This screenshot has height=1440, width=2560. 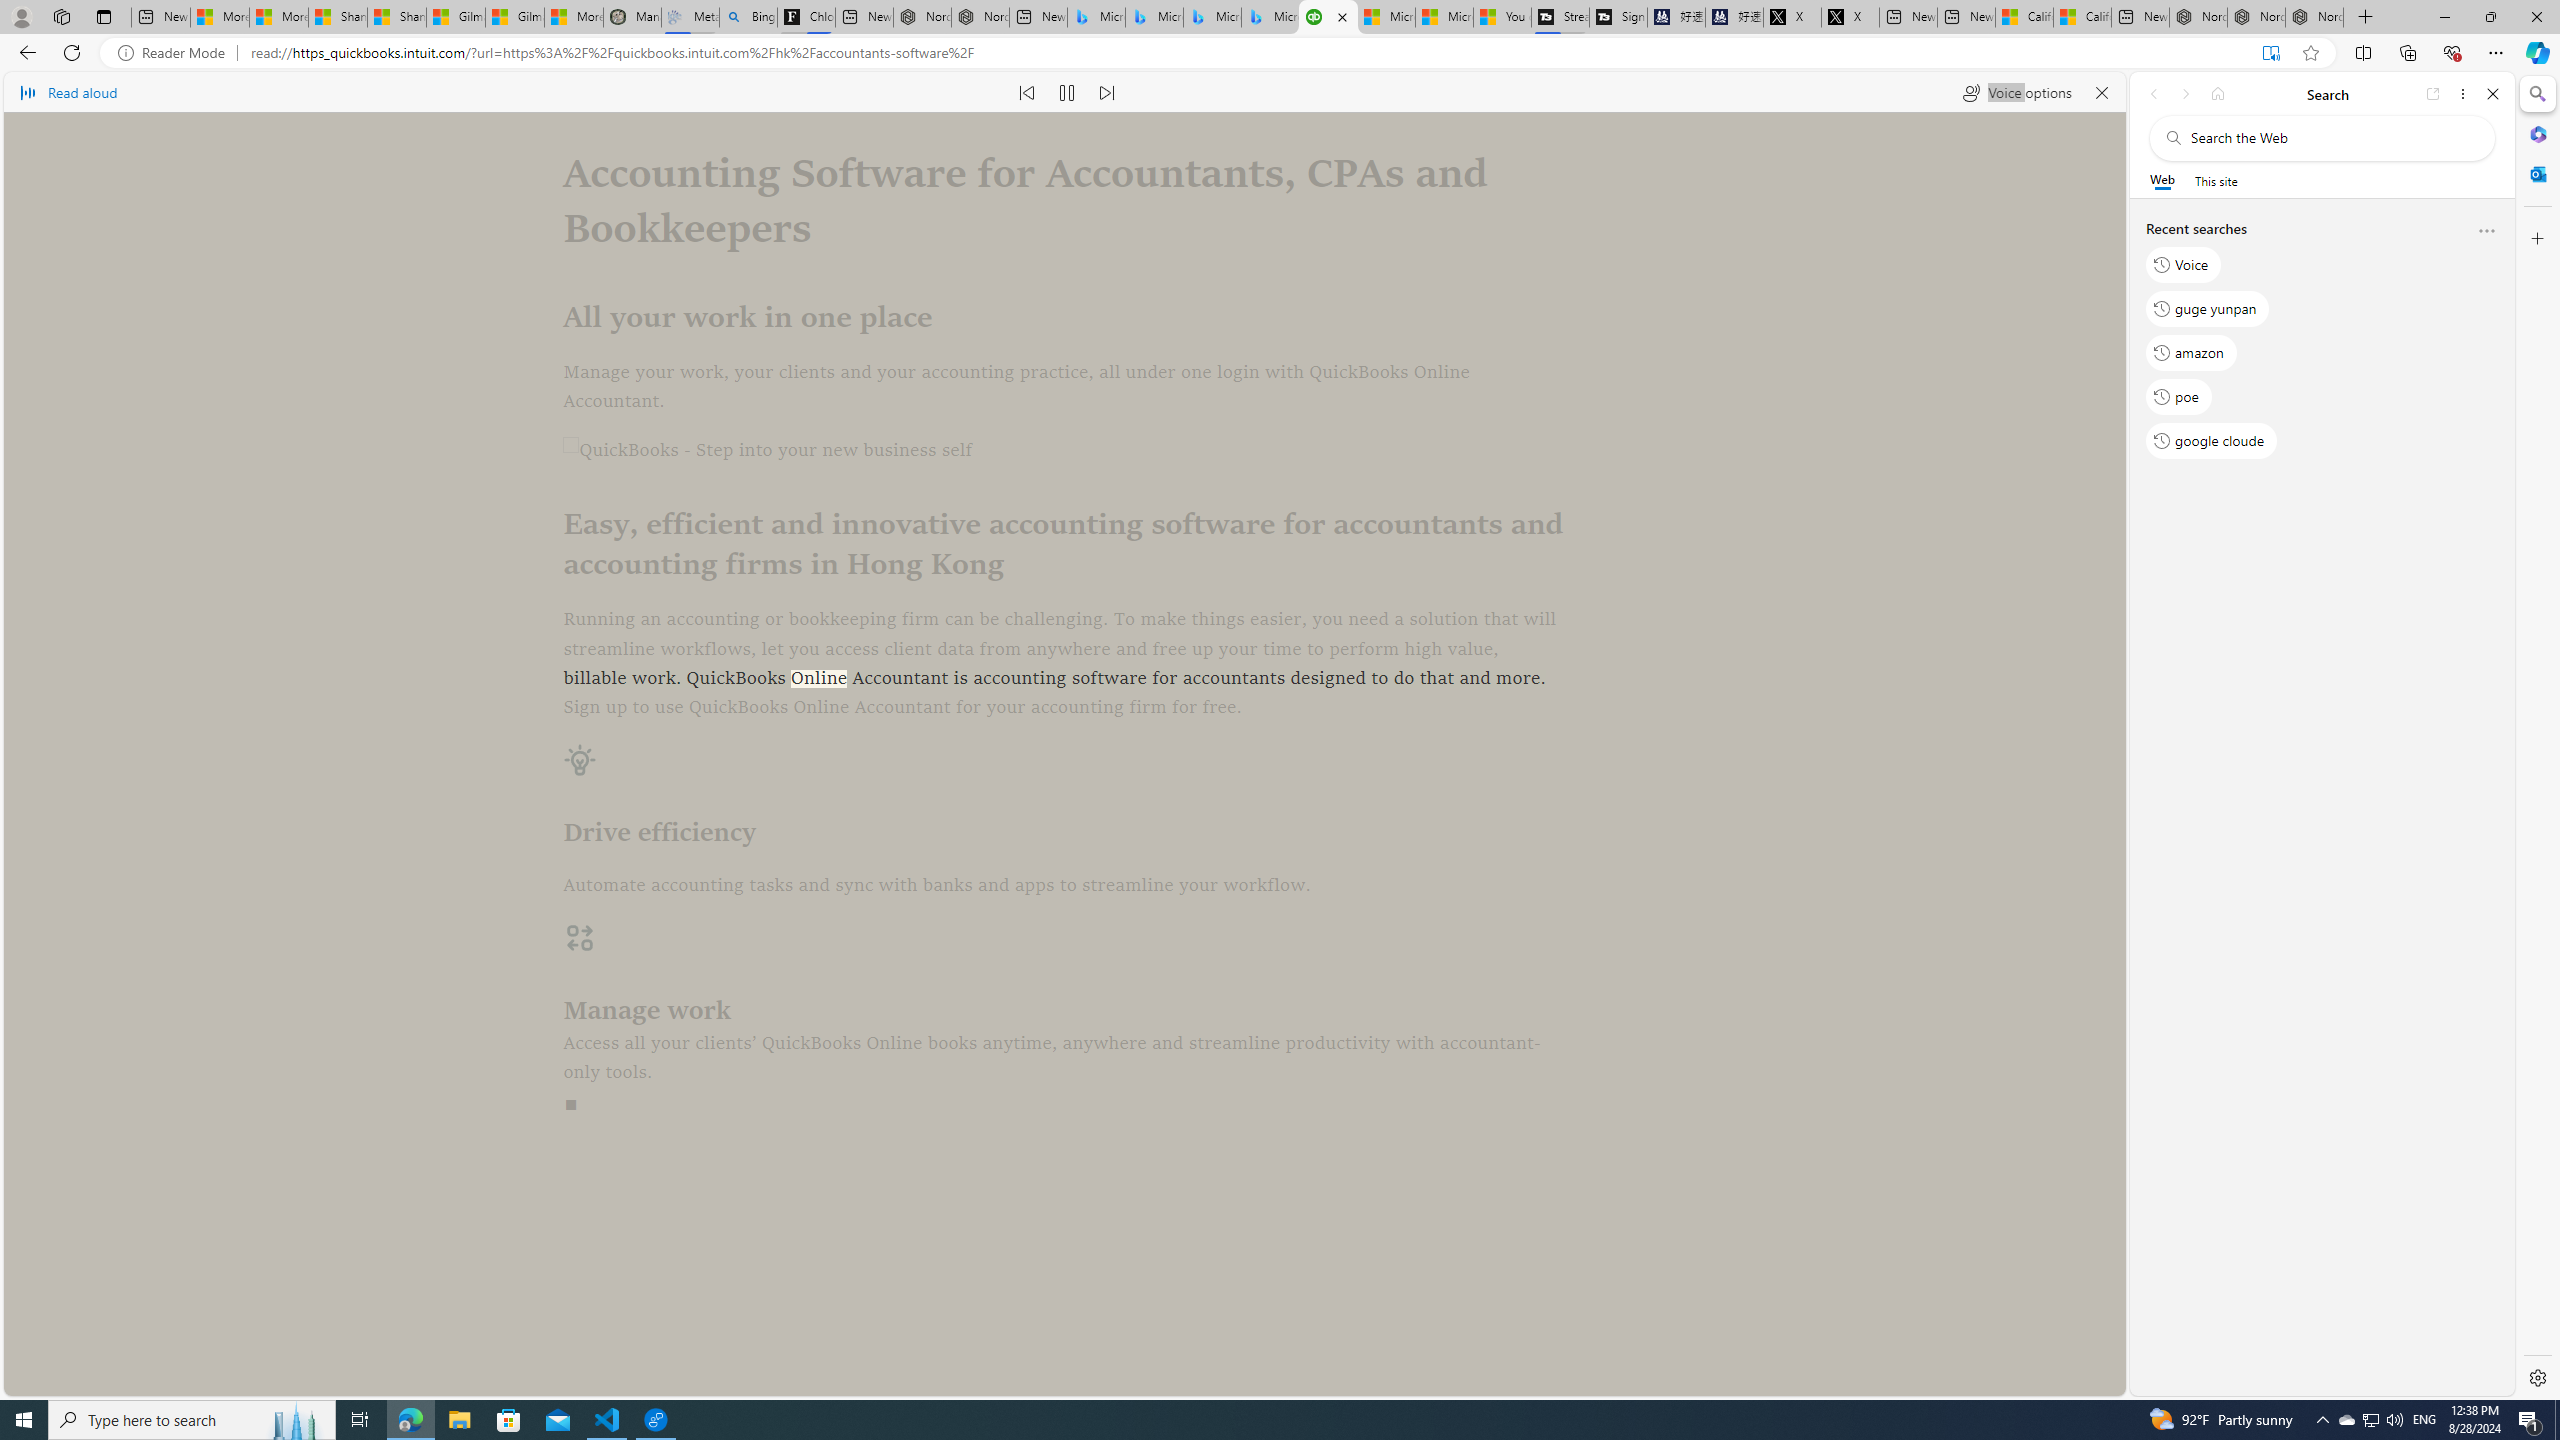 I want to click on 'Chloe Sorvino', so click(x=806, y=16).